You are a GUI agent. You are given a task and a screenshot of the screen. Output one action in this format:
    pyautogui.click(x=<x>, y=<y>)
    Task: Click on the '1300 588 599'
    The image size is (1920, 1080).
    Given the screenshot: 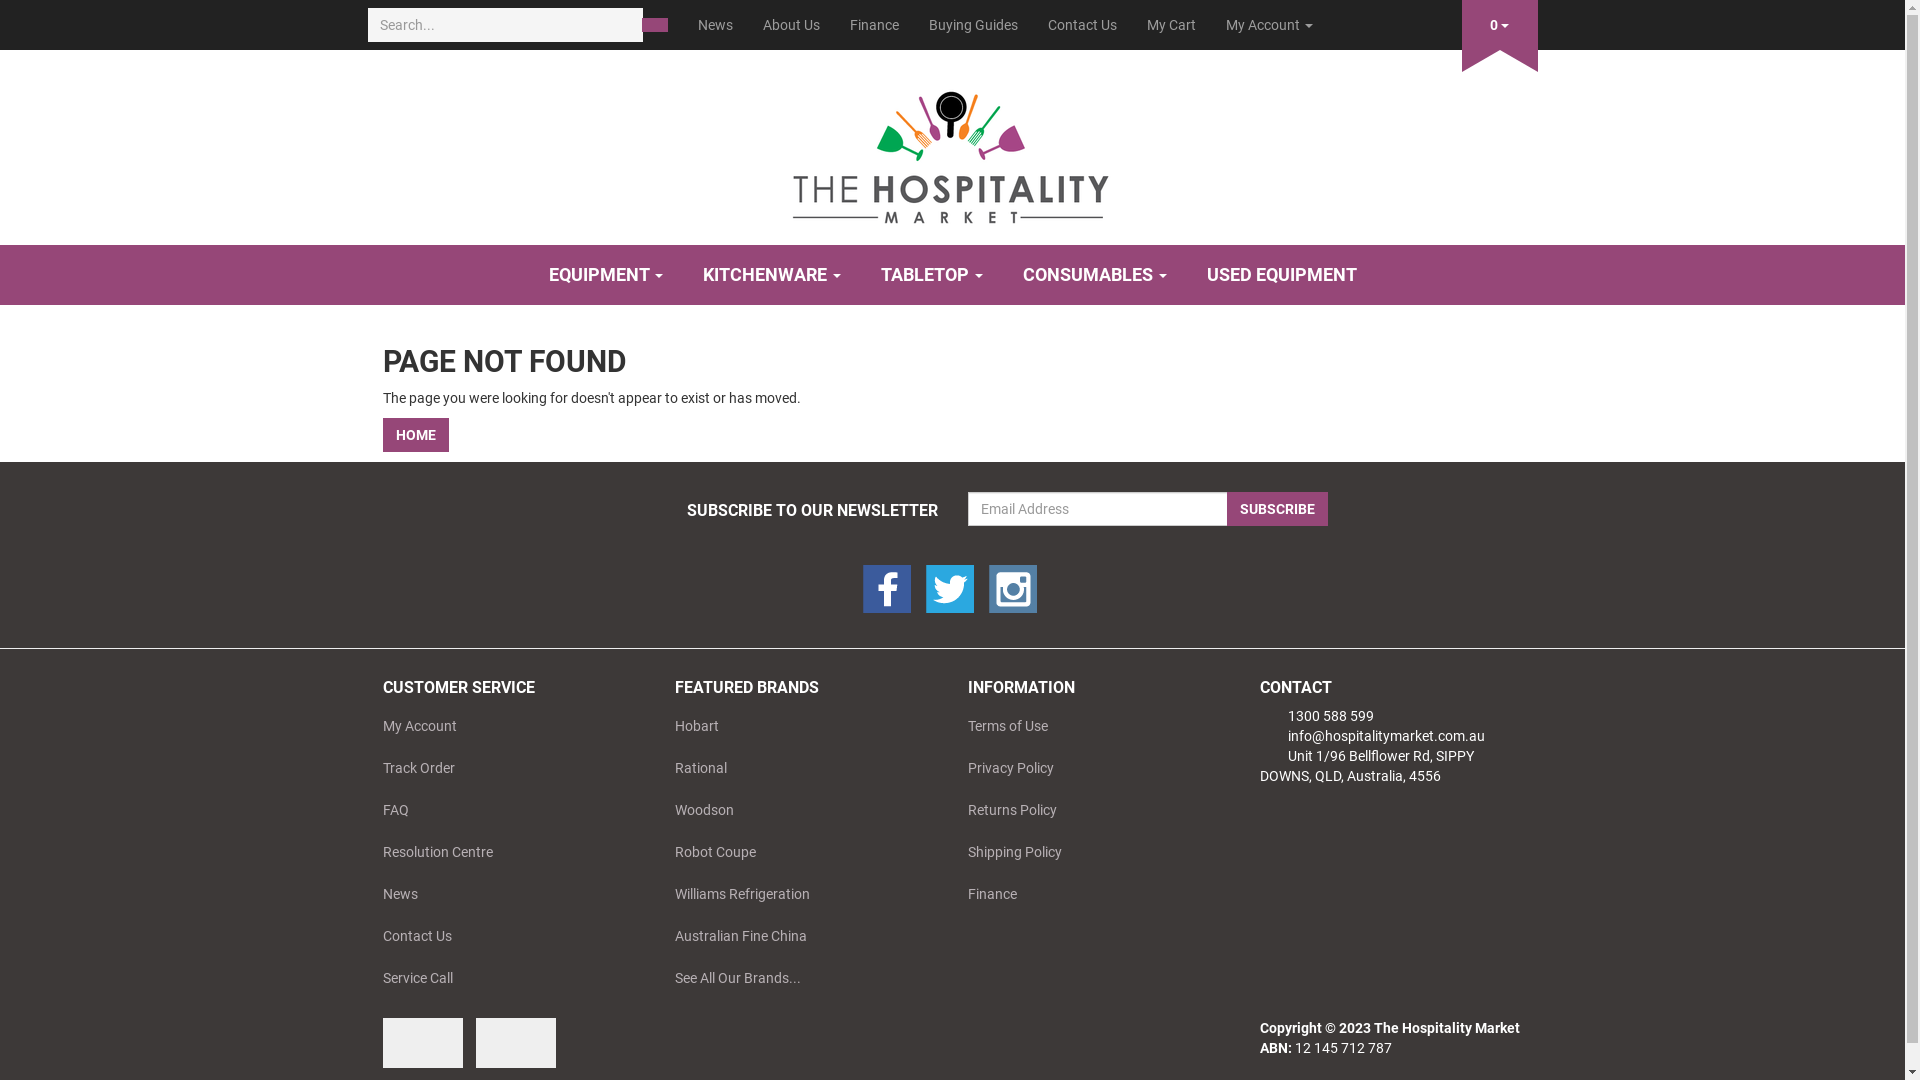 What is the action you would take?
    pyautogui.click(x=1316, y=715)
    